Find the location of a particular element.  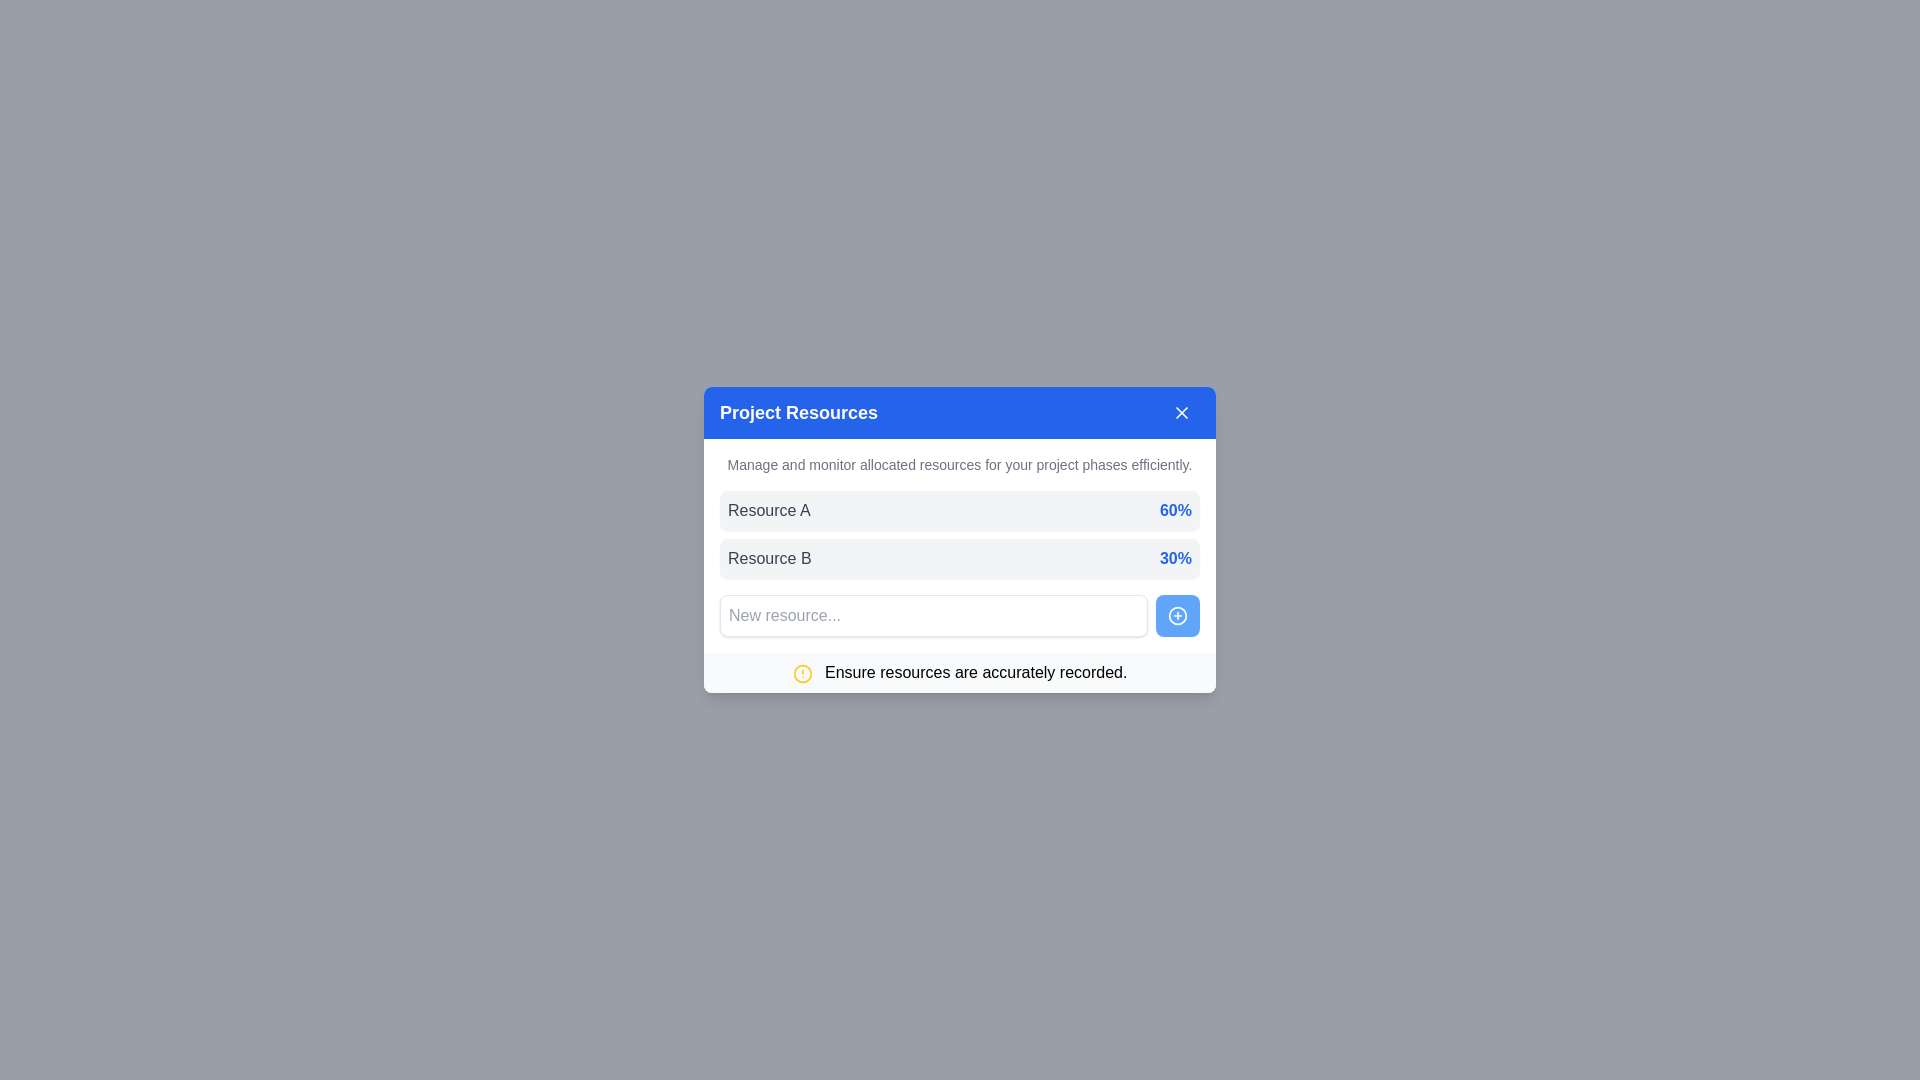

the notification bar containing the text 'Ensure resources are accurately recorded.' with a yellow warning icon, located at the bottom of the 'Project Resources' modal dialog is located at coordinates (960, 672).